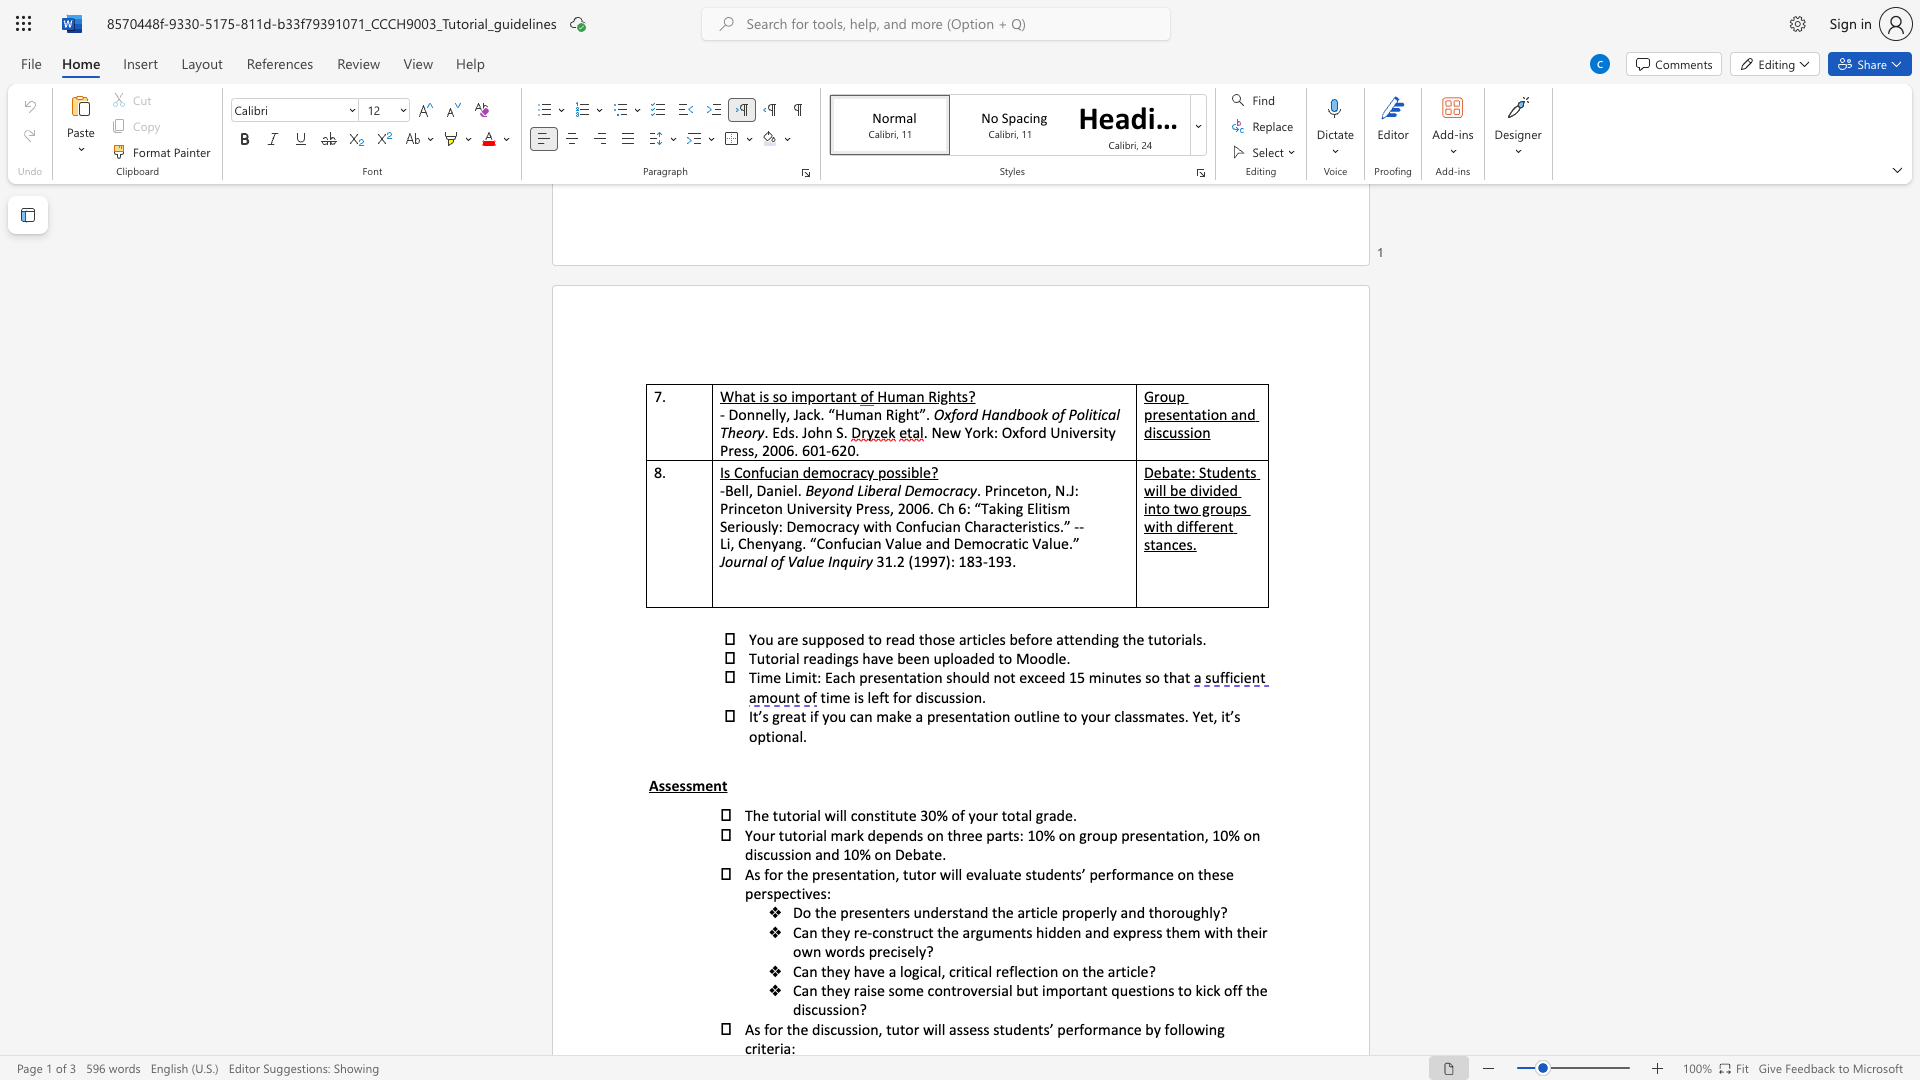  I want to click on the subset text "10% on group presentation, 10% on discussion and 10%" within the text "Your tutorial mark depends on three parts: 10% on group presentation, 10% on discussion and 10% on Debate.", so click(1027, 835).